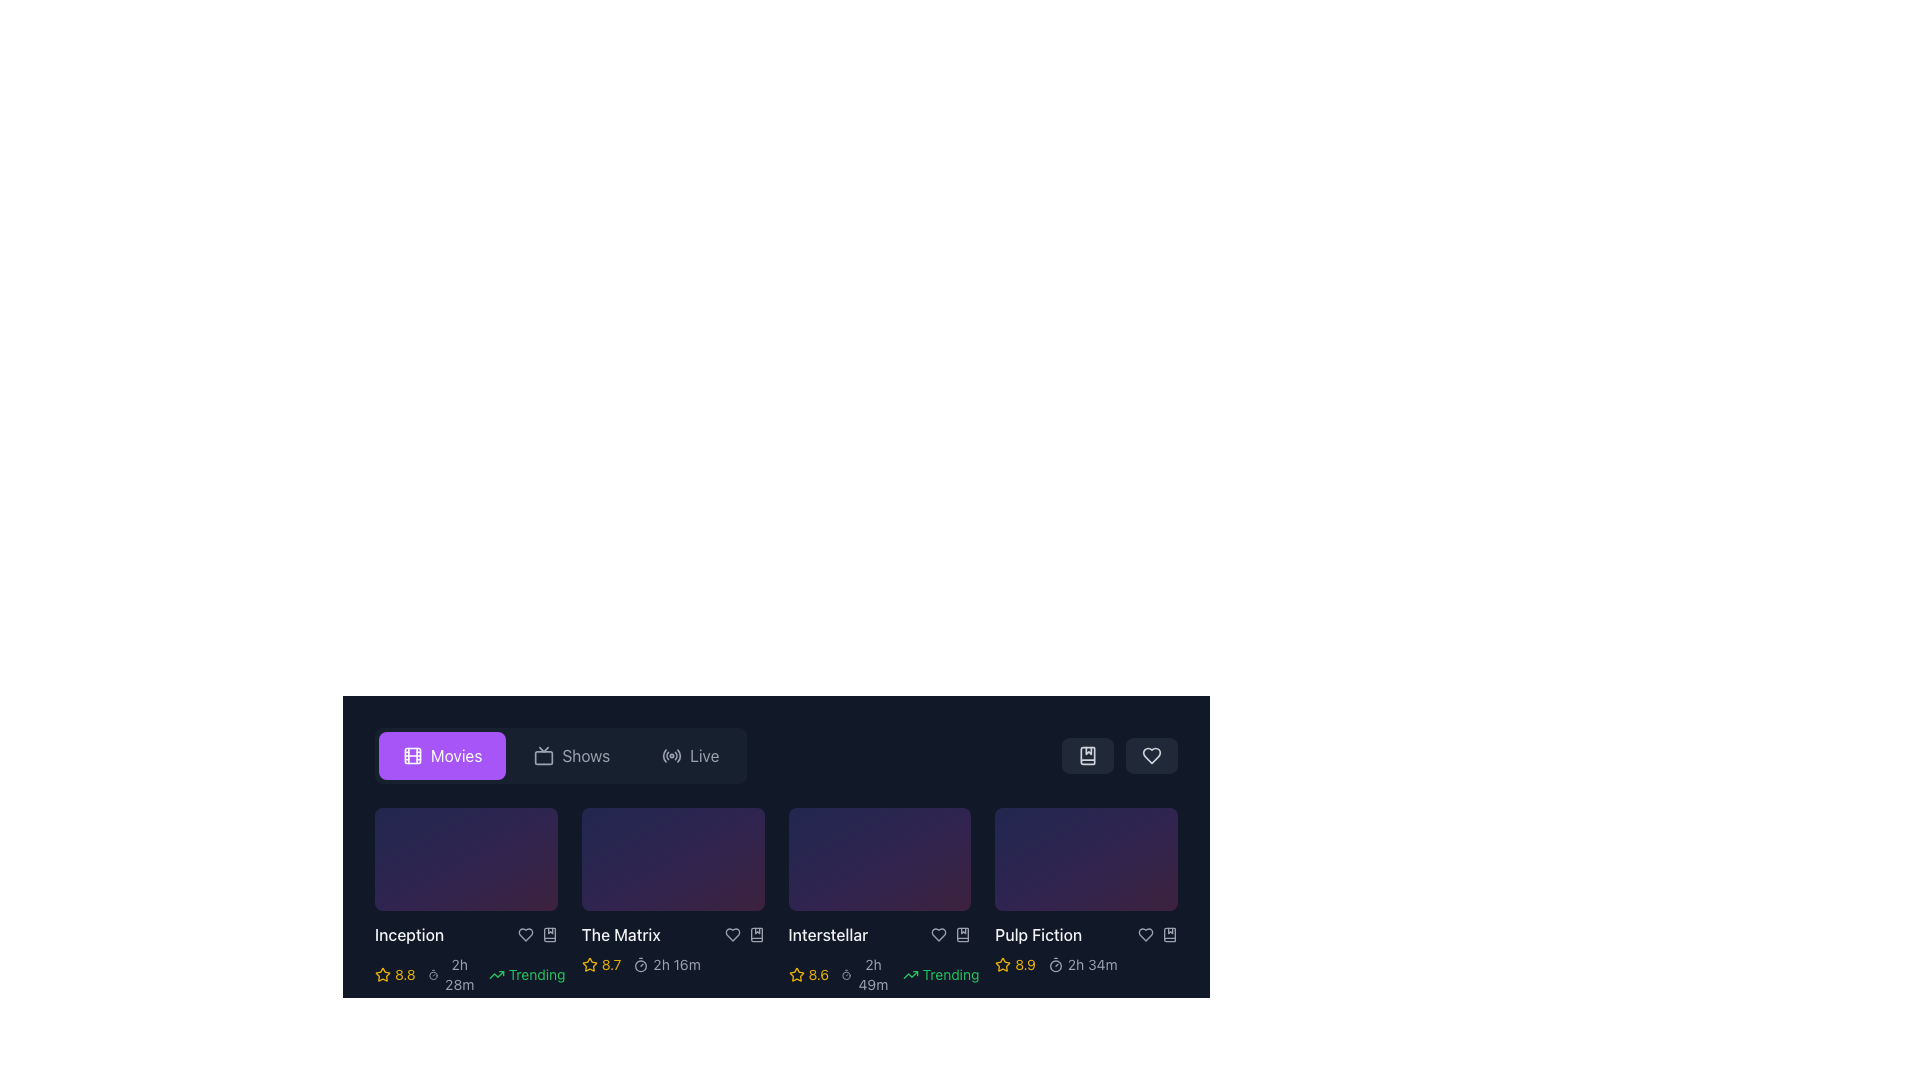 This screenshot has width=1920, height=1080. What do you see at coordinates (879, 973) in the screenshot?
I see `the information display cluster that shows the rating, duration, and trending status of the 'Interstellar' movie, located directly beneath its title` at bounding box center [879, 973].